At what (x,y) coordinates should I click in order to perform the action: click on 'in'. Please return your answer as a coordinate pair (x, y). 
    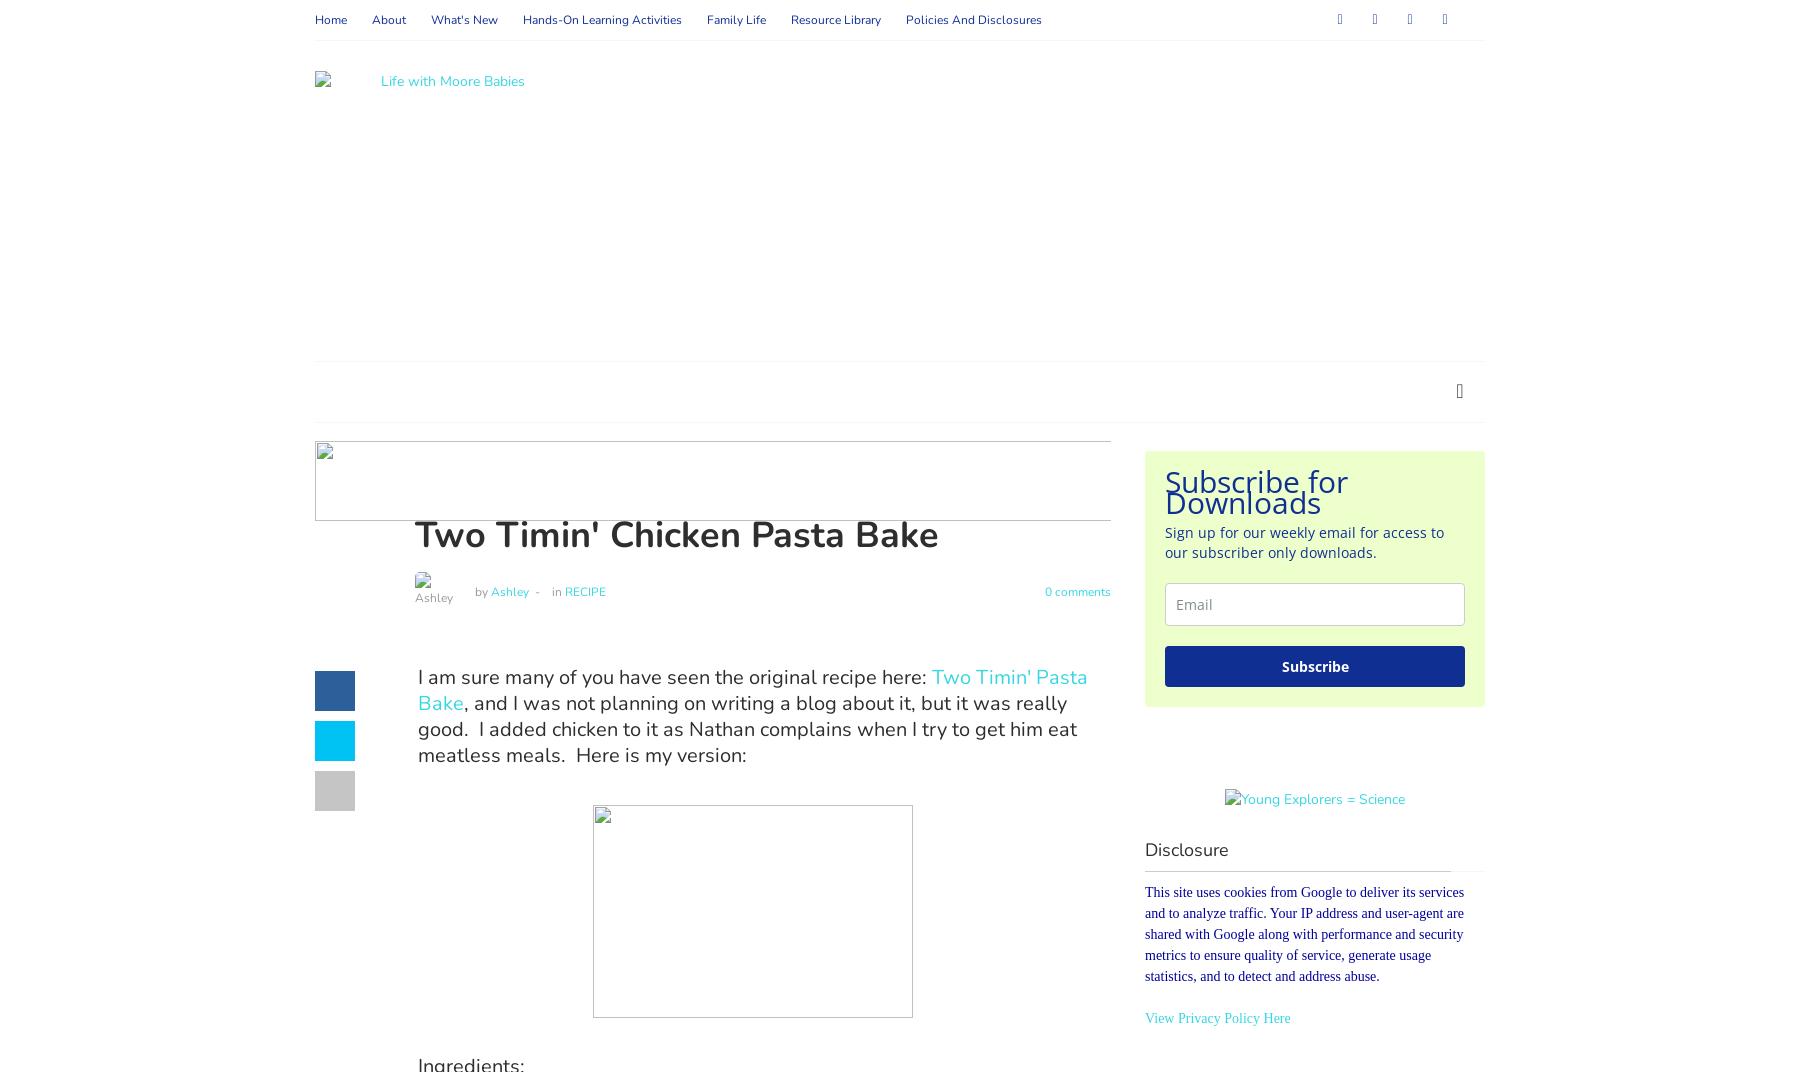
    Looking at the image, I should click on (554, 589).